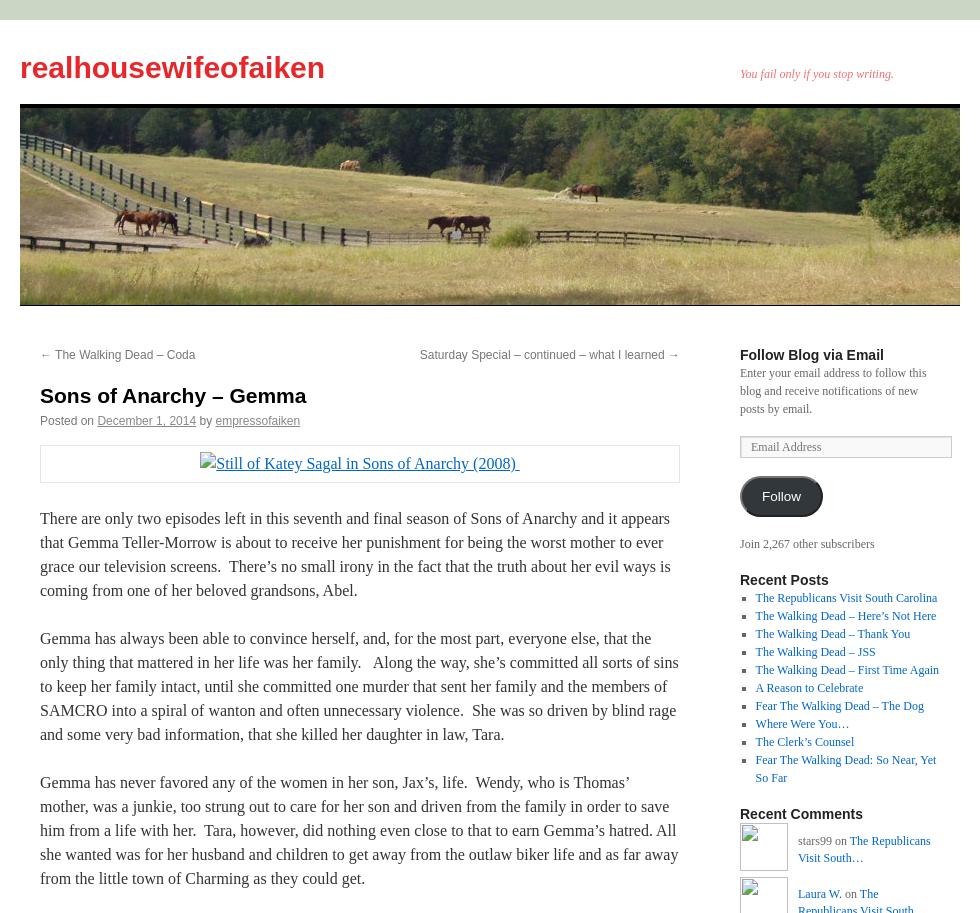  I want to click on 'Recent Posts', so click(739, 579).